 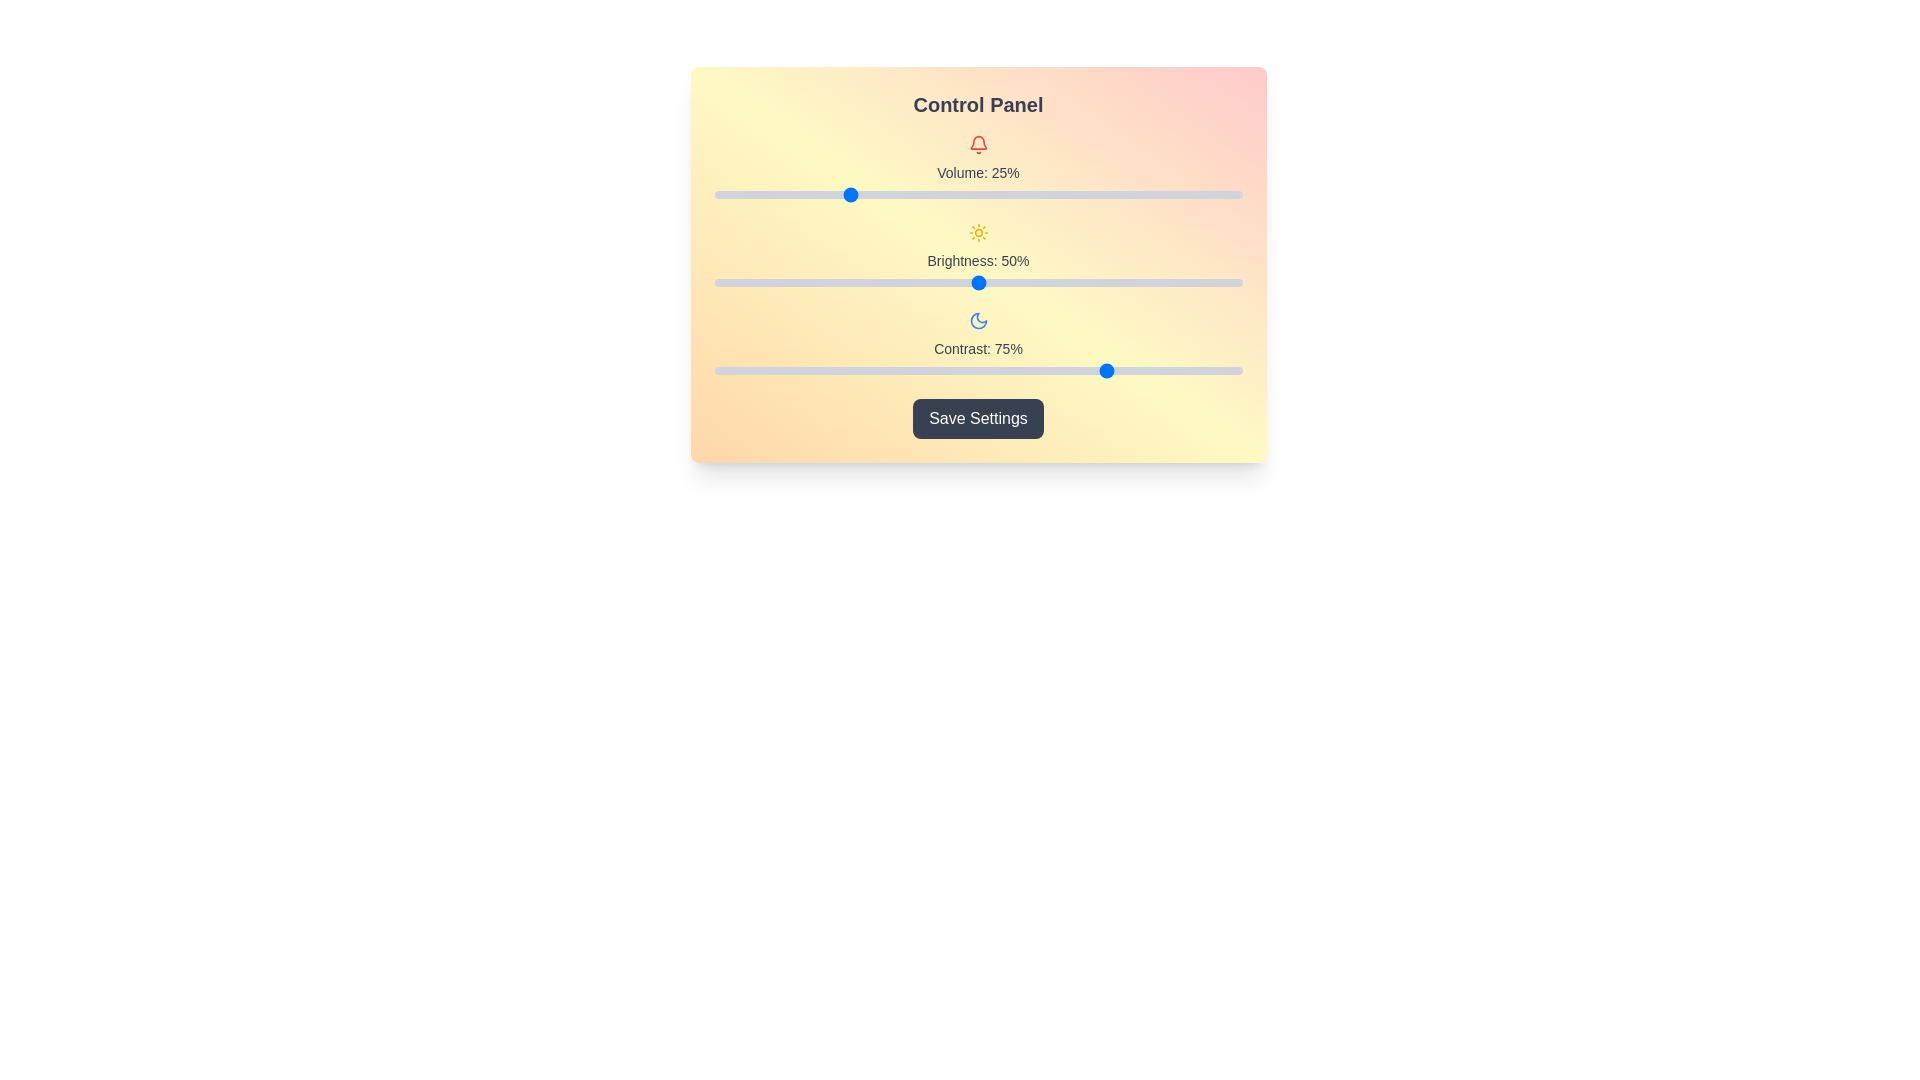 I want to click on contrast, so click(x=878, y=370).